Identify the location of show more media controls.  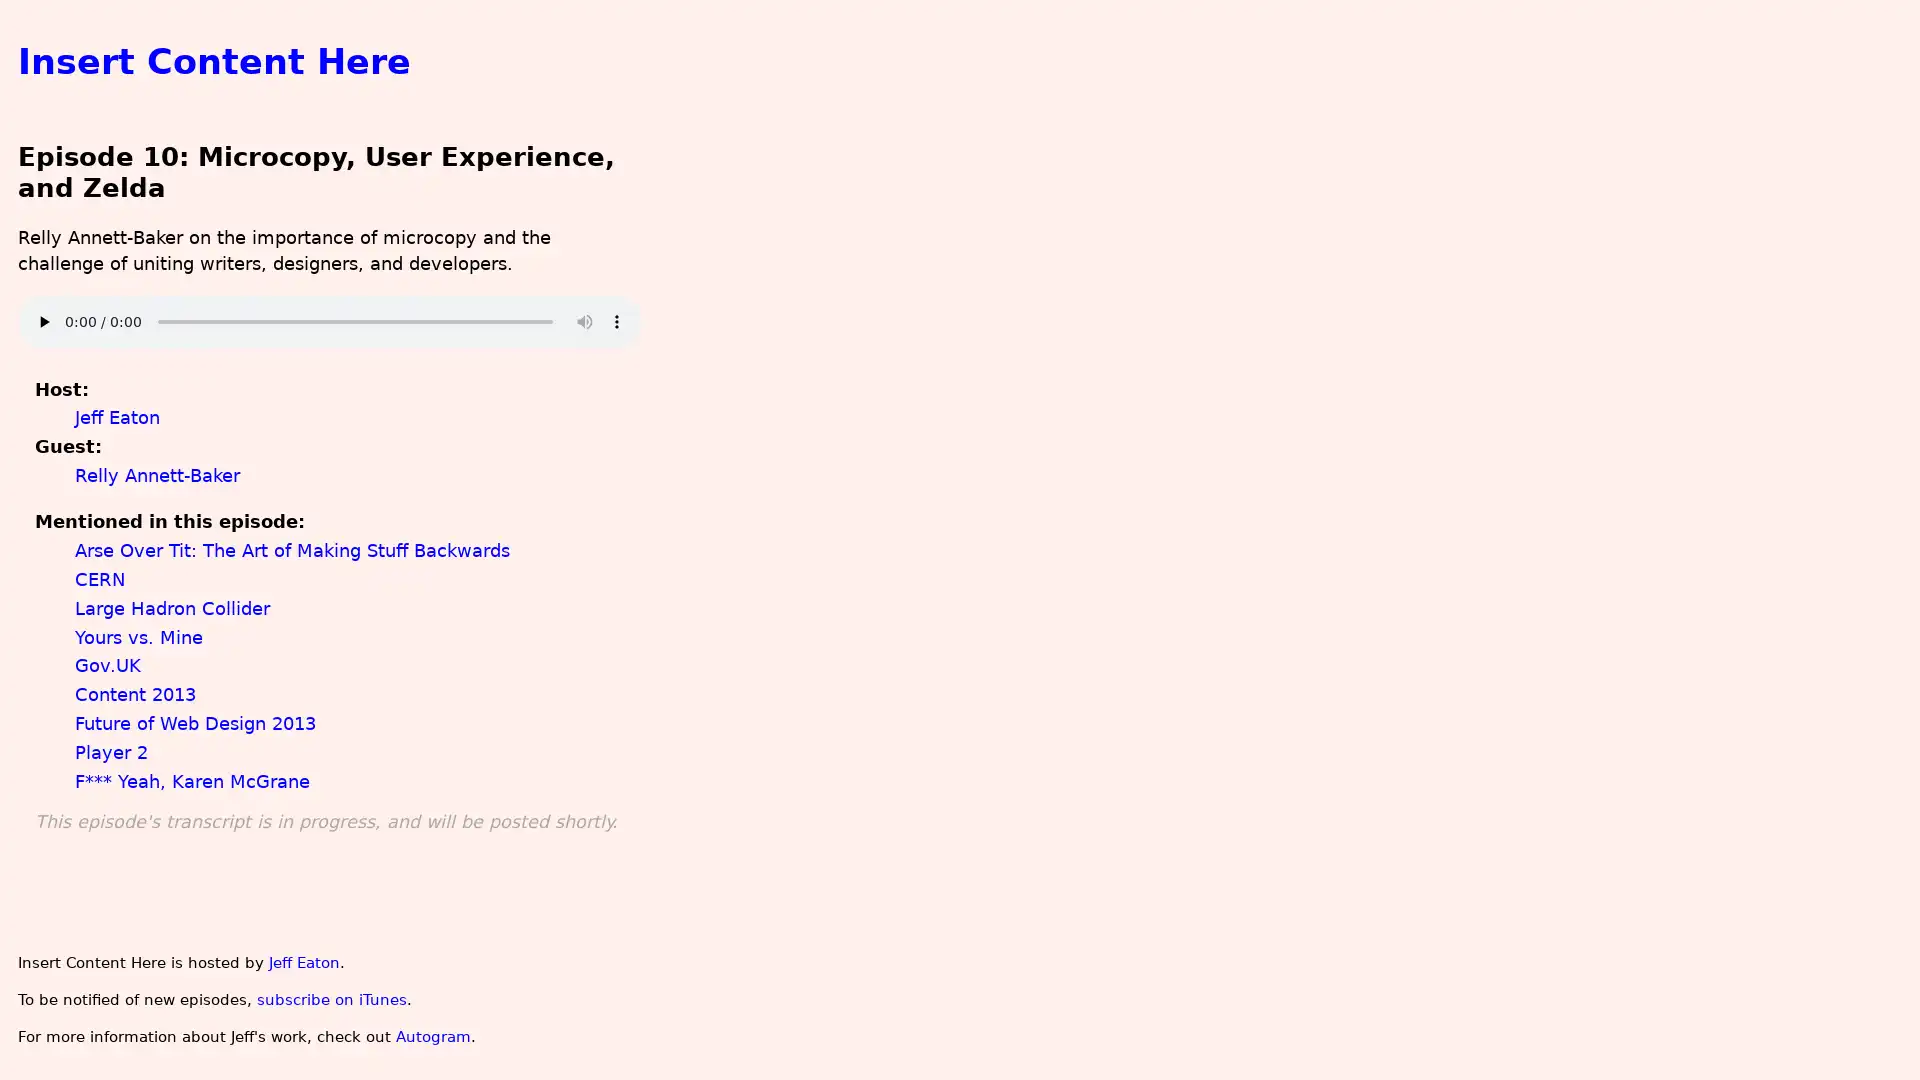
(614, 320).